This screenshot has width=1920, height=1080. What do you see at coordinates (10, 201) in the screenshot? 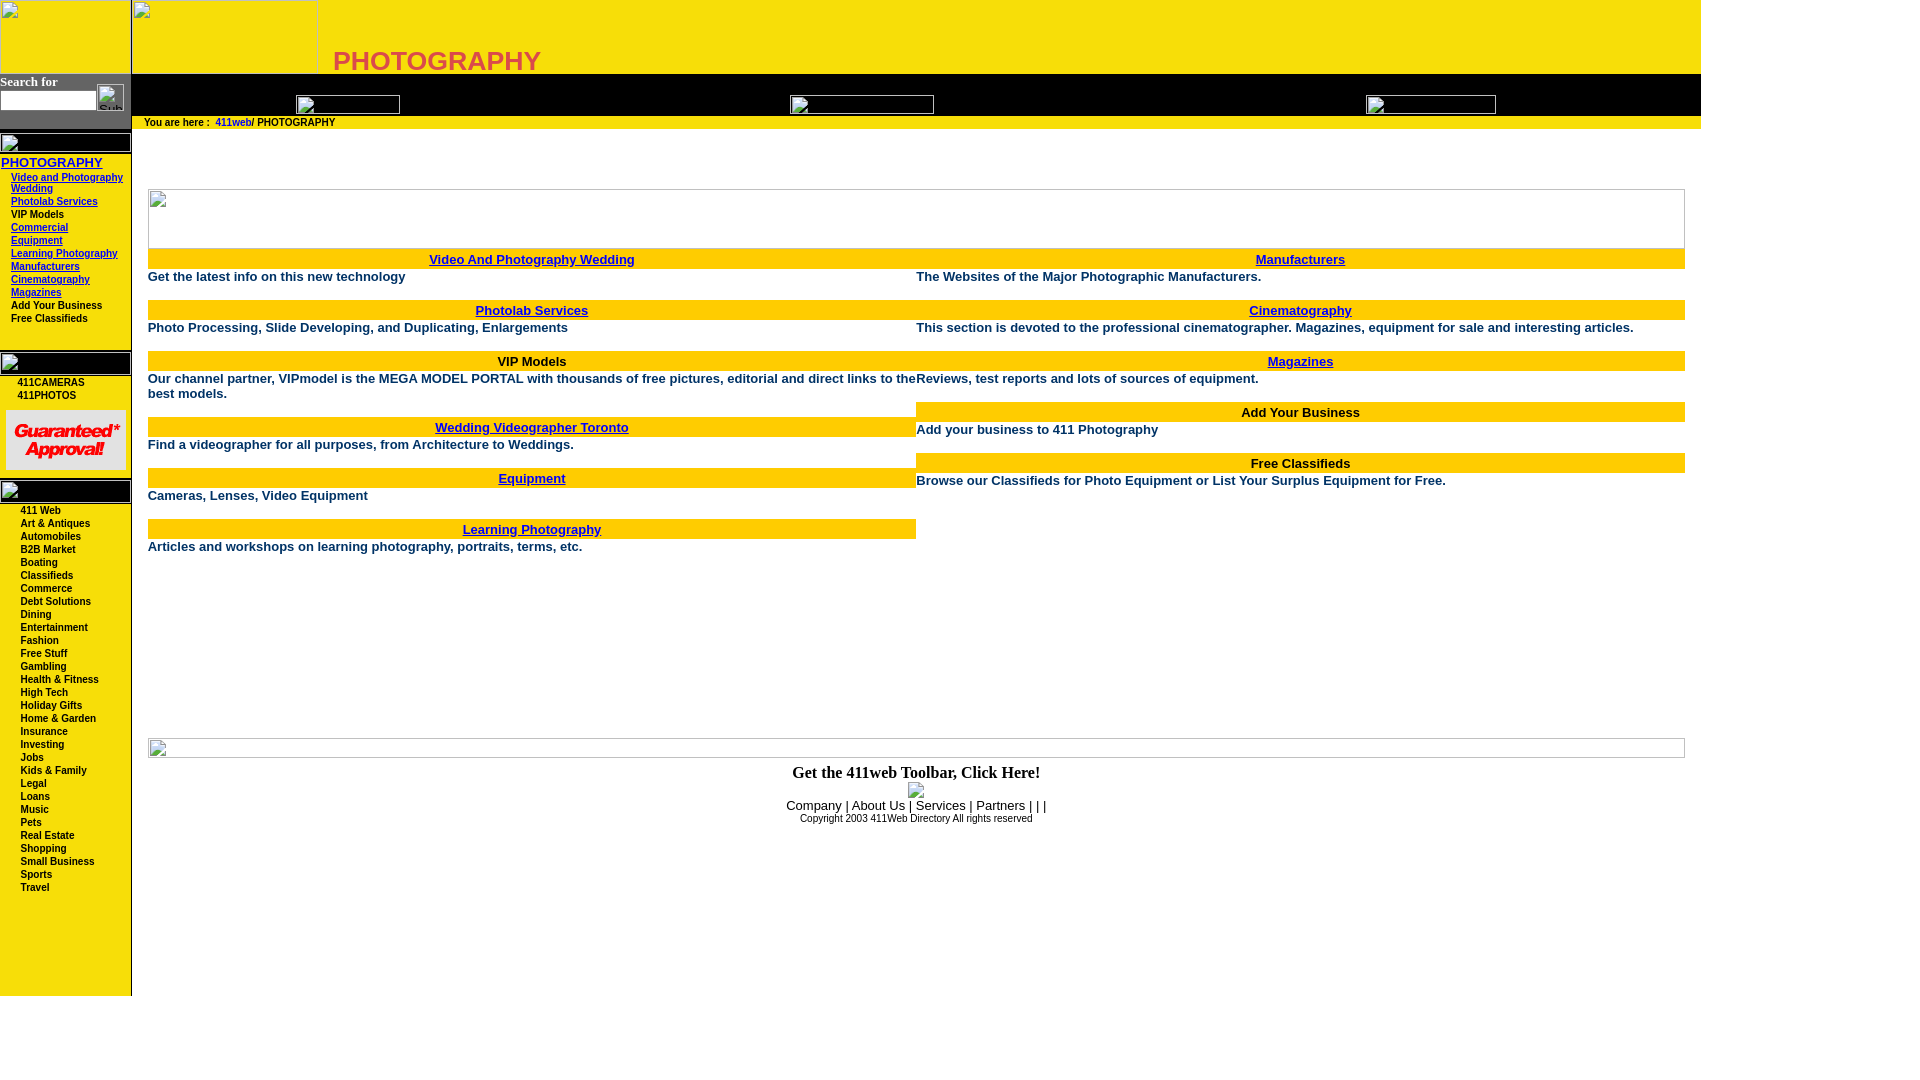
I see `'Photolab Services'` at bounding box center [10, 201].